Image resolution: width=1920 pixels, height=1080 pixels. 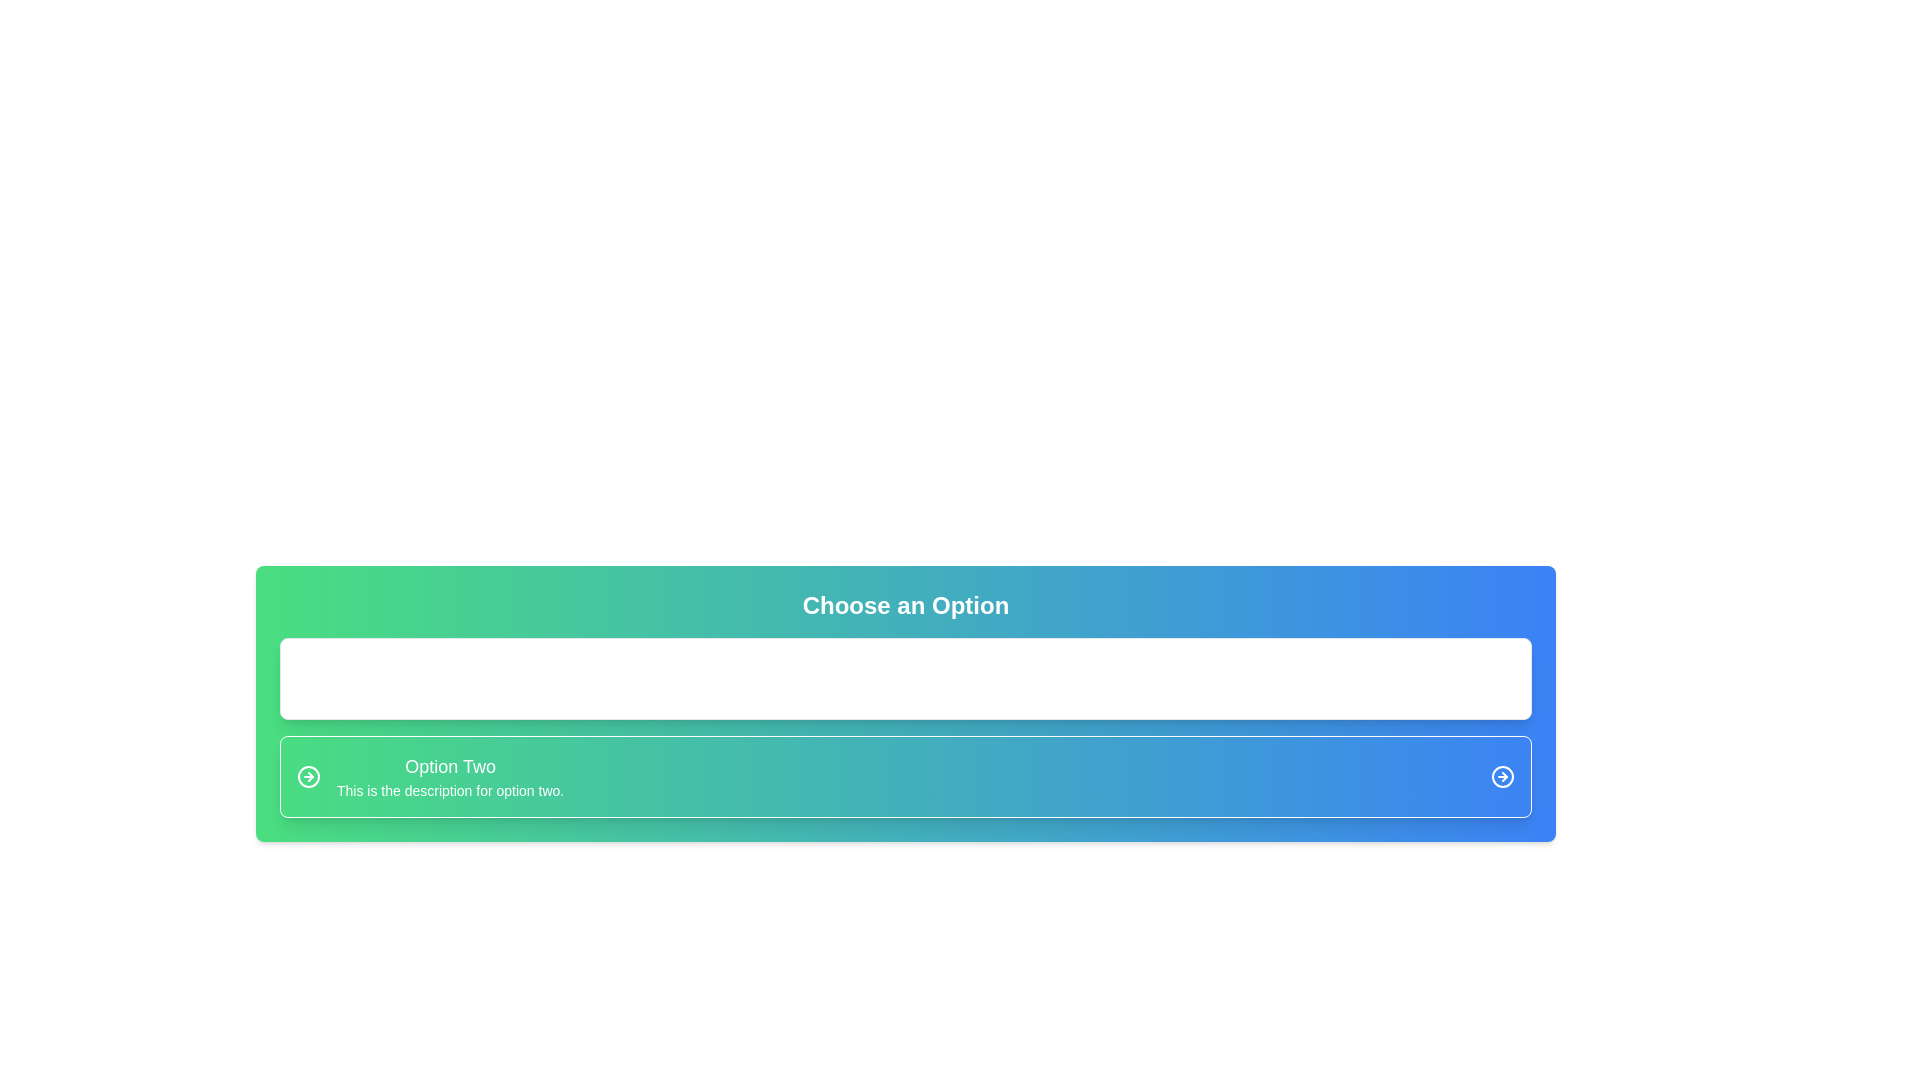 What do you see at coordinates (449, 766) in the screenshot?
I see `the static text label that identifies 'Option Two' within the selection interface` at bounding box center [449, 766].